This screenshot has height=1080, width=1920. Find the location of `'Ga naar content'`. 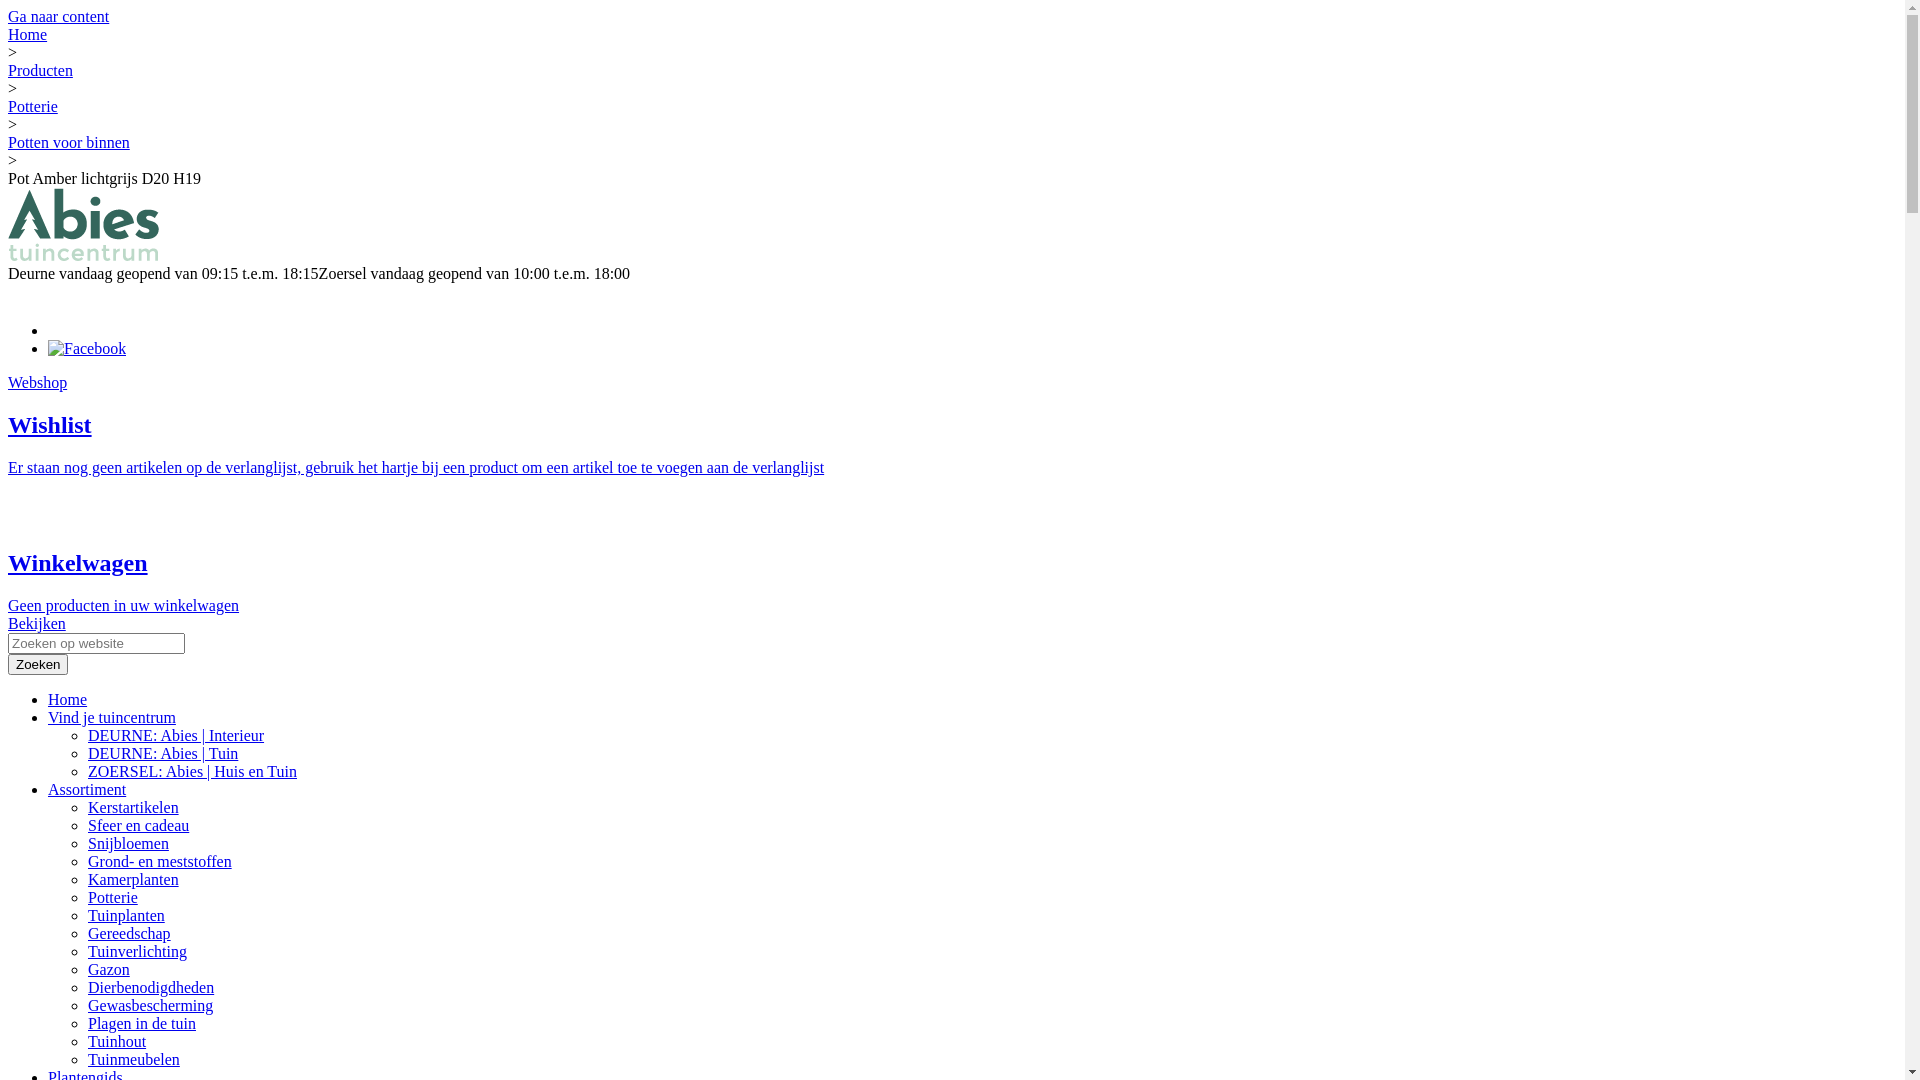

'Ga naar content' is located at coordinates (58, 16).